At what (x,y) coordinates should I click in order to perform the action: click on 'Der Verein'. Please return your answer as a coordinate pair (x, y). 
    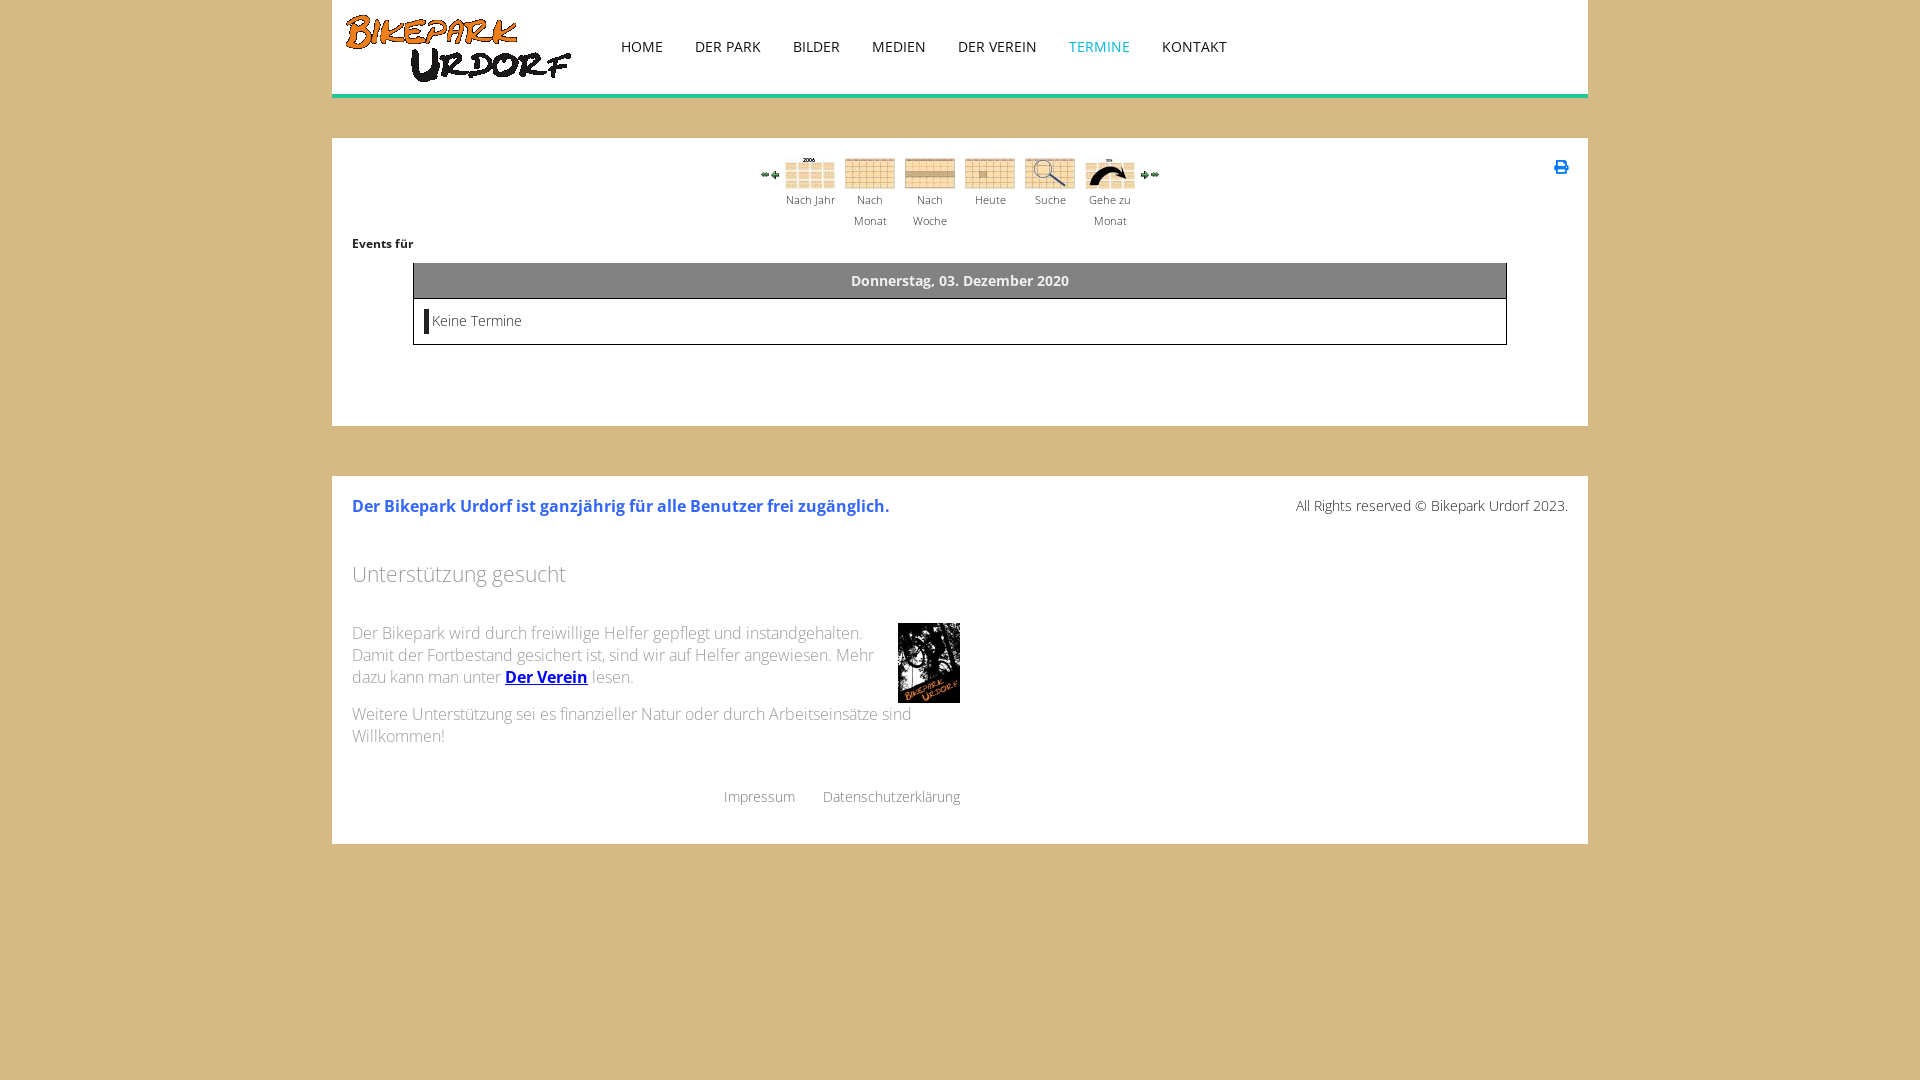
    Looking at the image, I should click on (504, 676).